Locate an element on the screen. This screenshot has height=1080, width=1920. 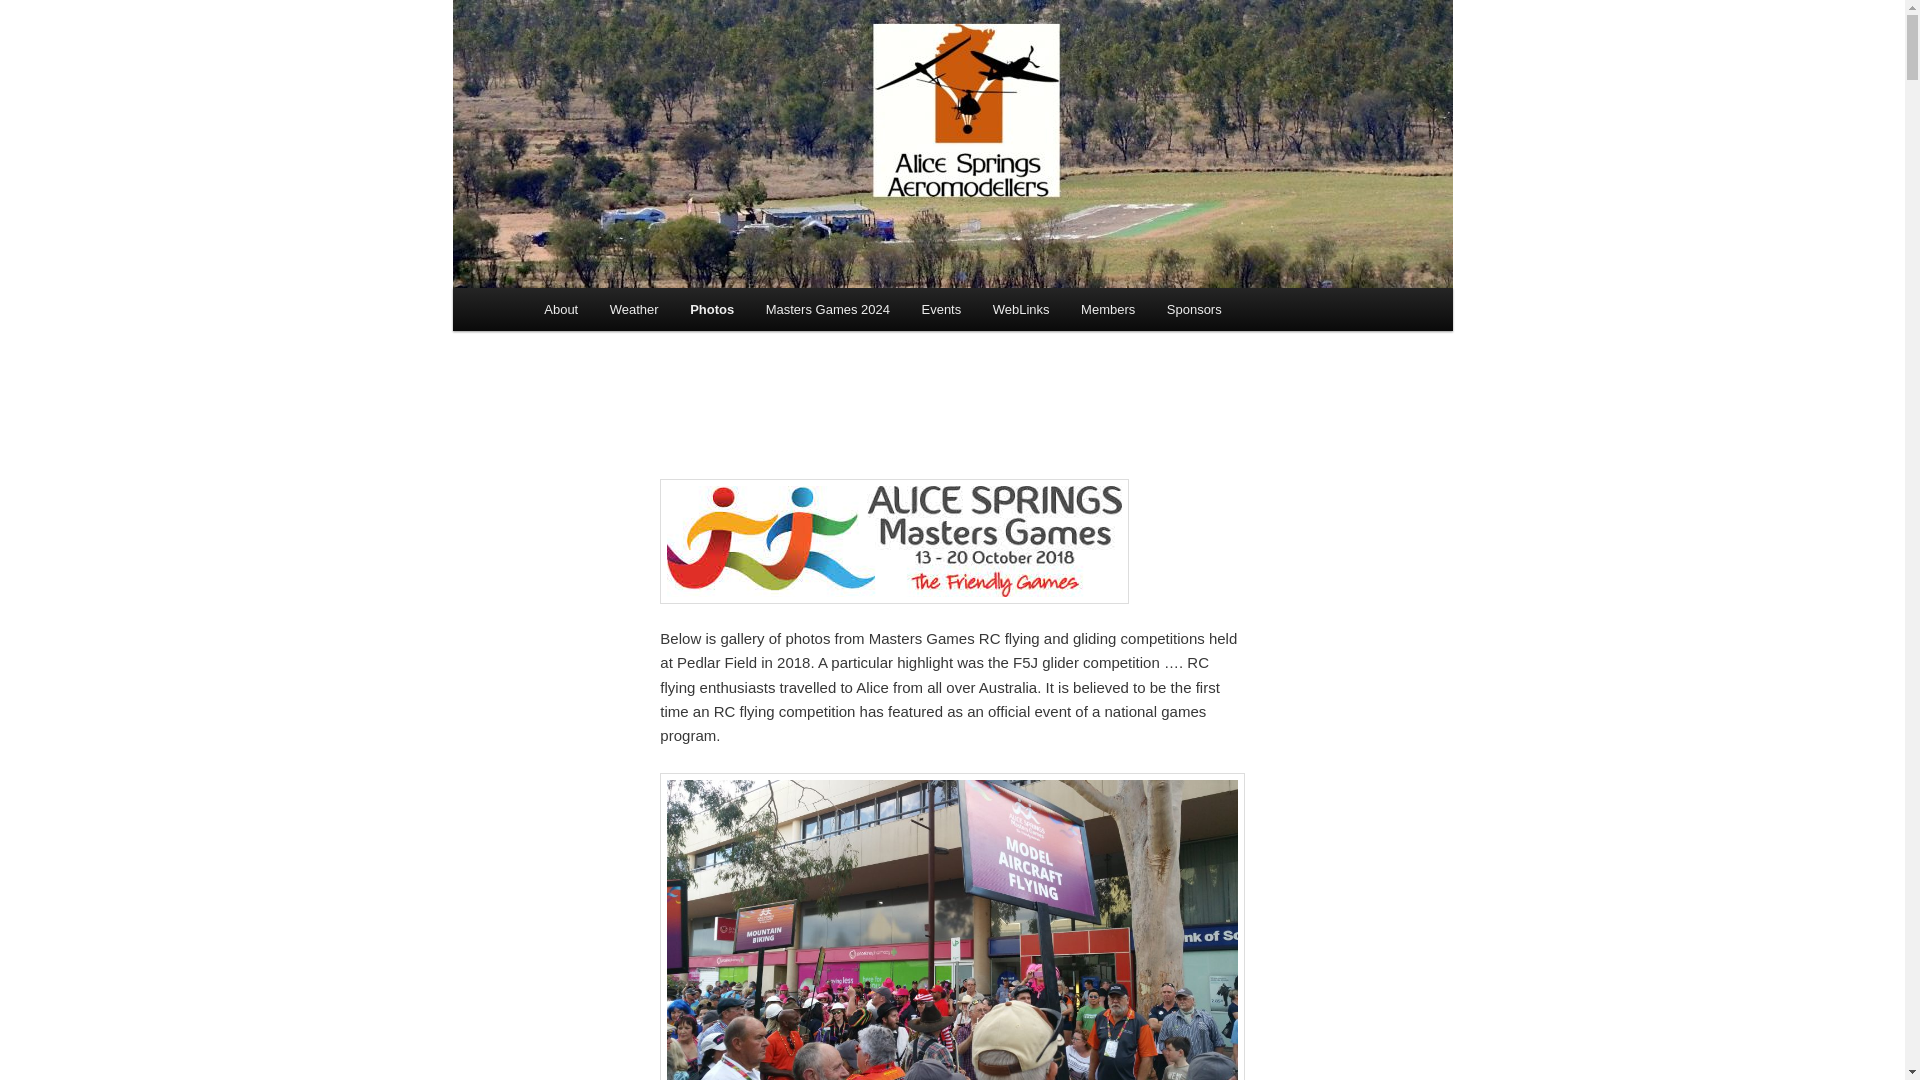
'WebLinks' is located at coordinates (1021, 309).